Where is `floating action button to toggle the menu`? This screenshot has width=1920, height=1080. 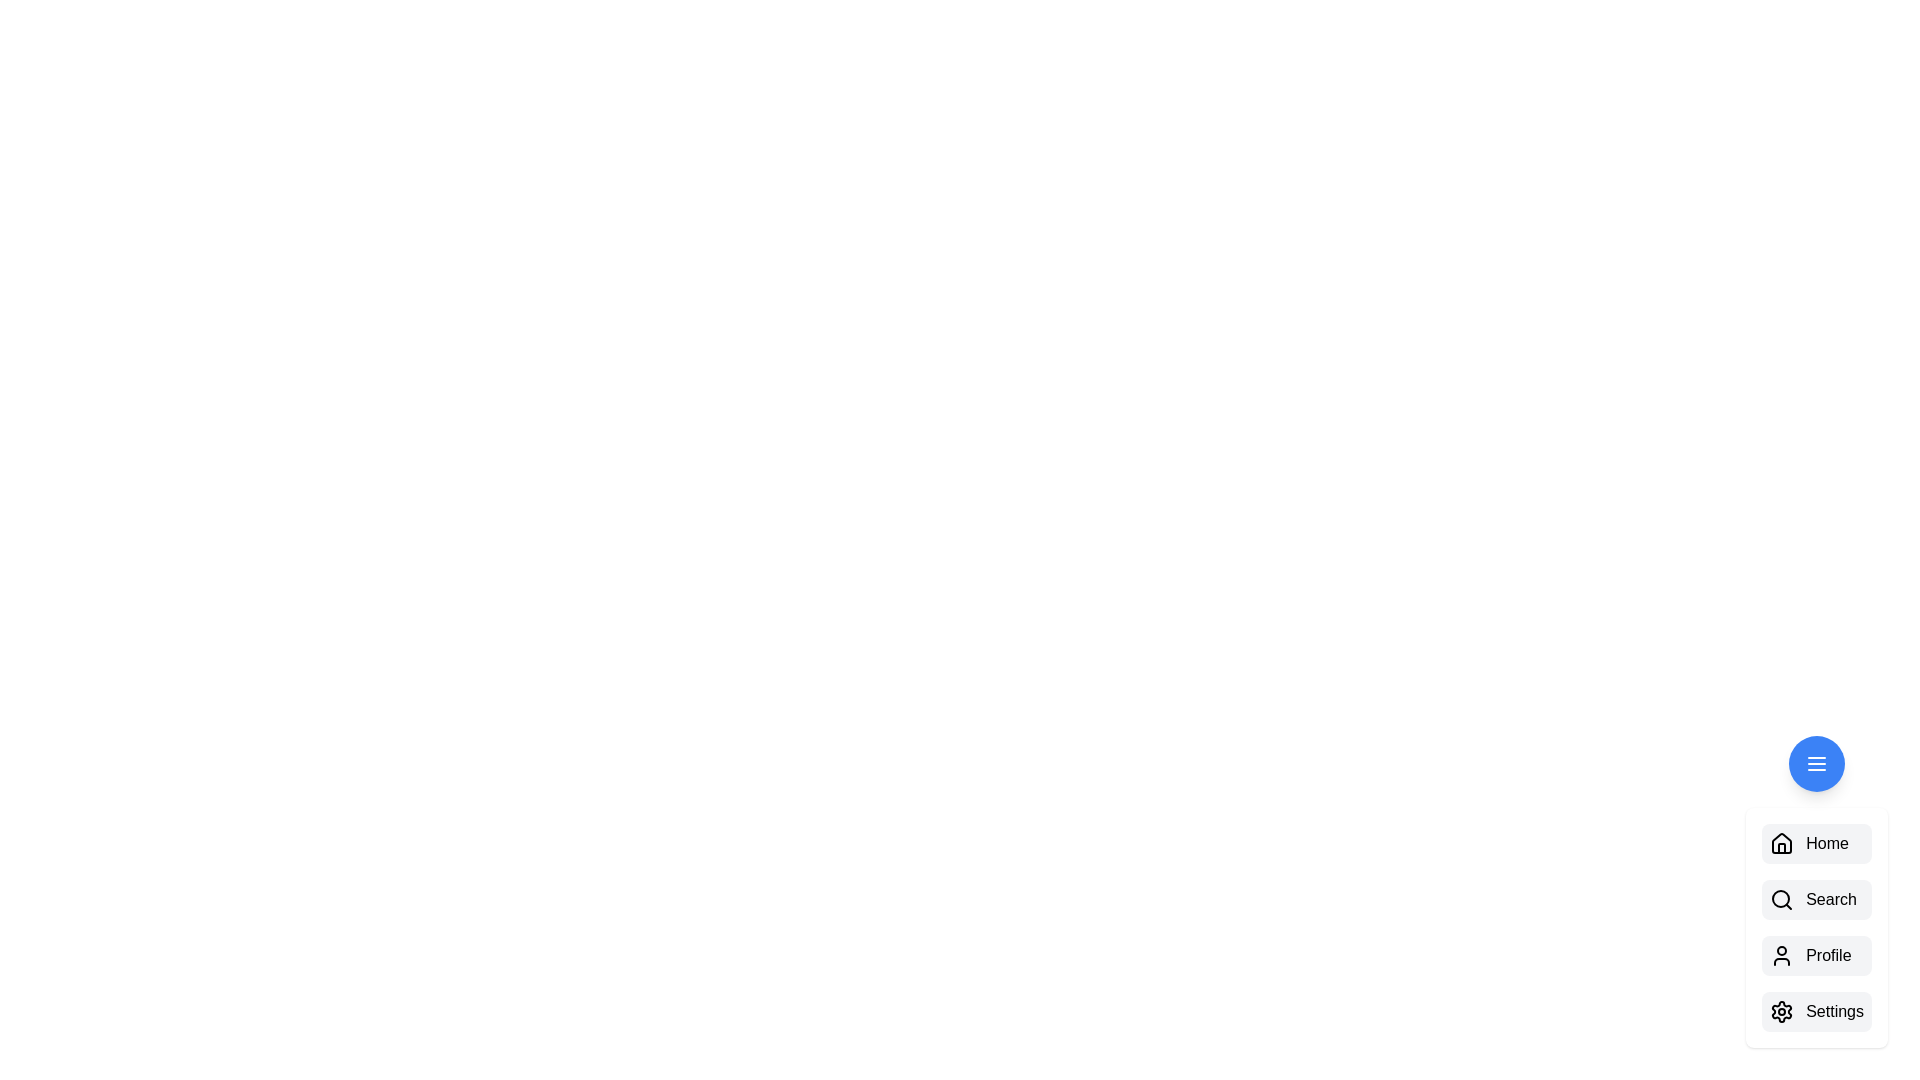
floating action button to toggle the menu is located at coordinates (1817, 763).